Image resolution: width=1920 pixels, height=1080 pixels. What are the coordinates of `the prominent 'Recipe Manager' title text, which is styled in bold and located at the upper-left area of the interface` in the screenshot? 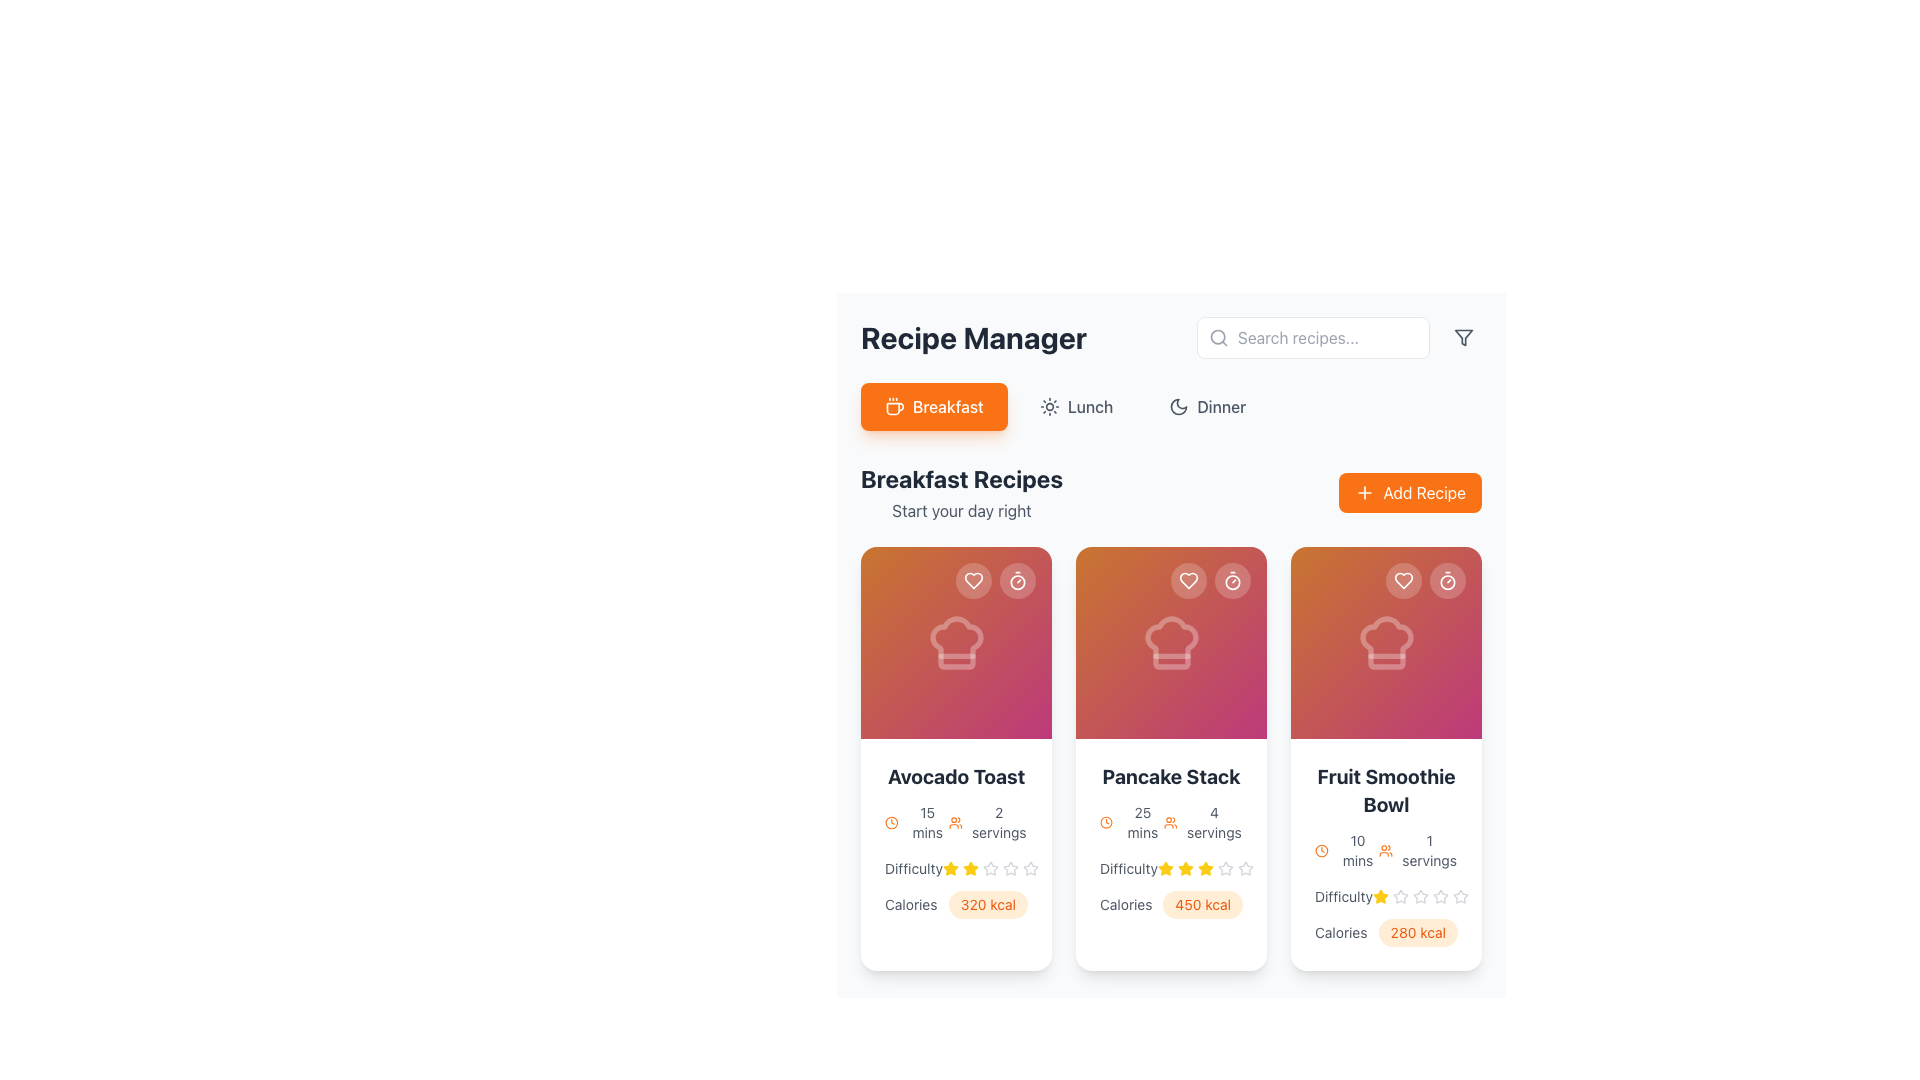 It's located at (974, 337).